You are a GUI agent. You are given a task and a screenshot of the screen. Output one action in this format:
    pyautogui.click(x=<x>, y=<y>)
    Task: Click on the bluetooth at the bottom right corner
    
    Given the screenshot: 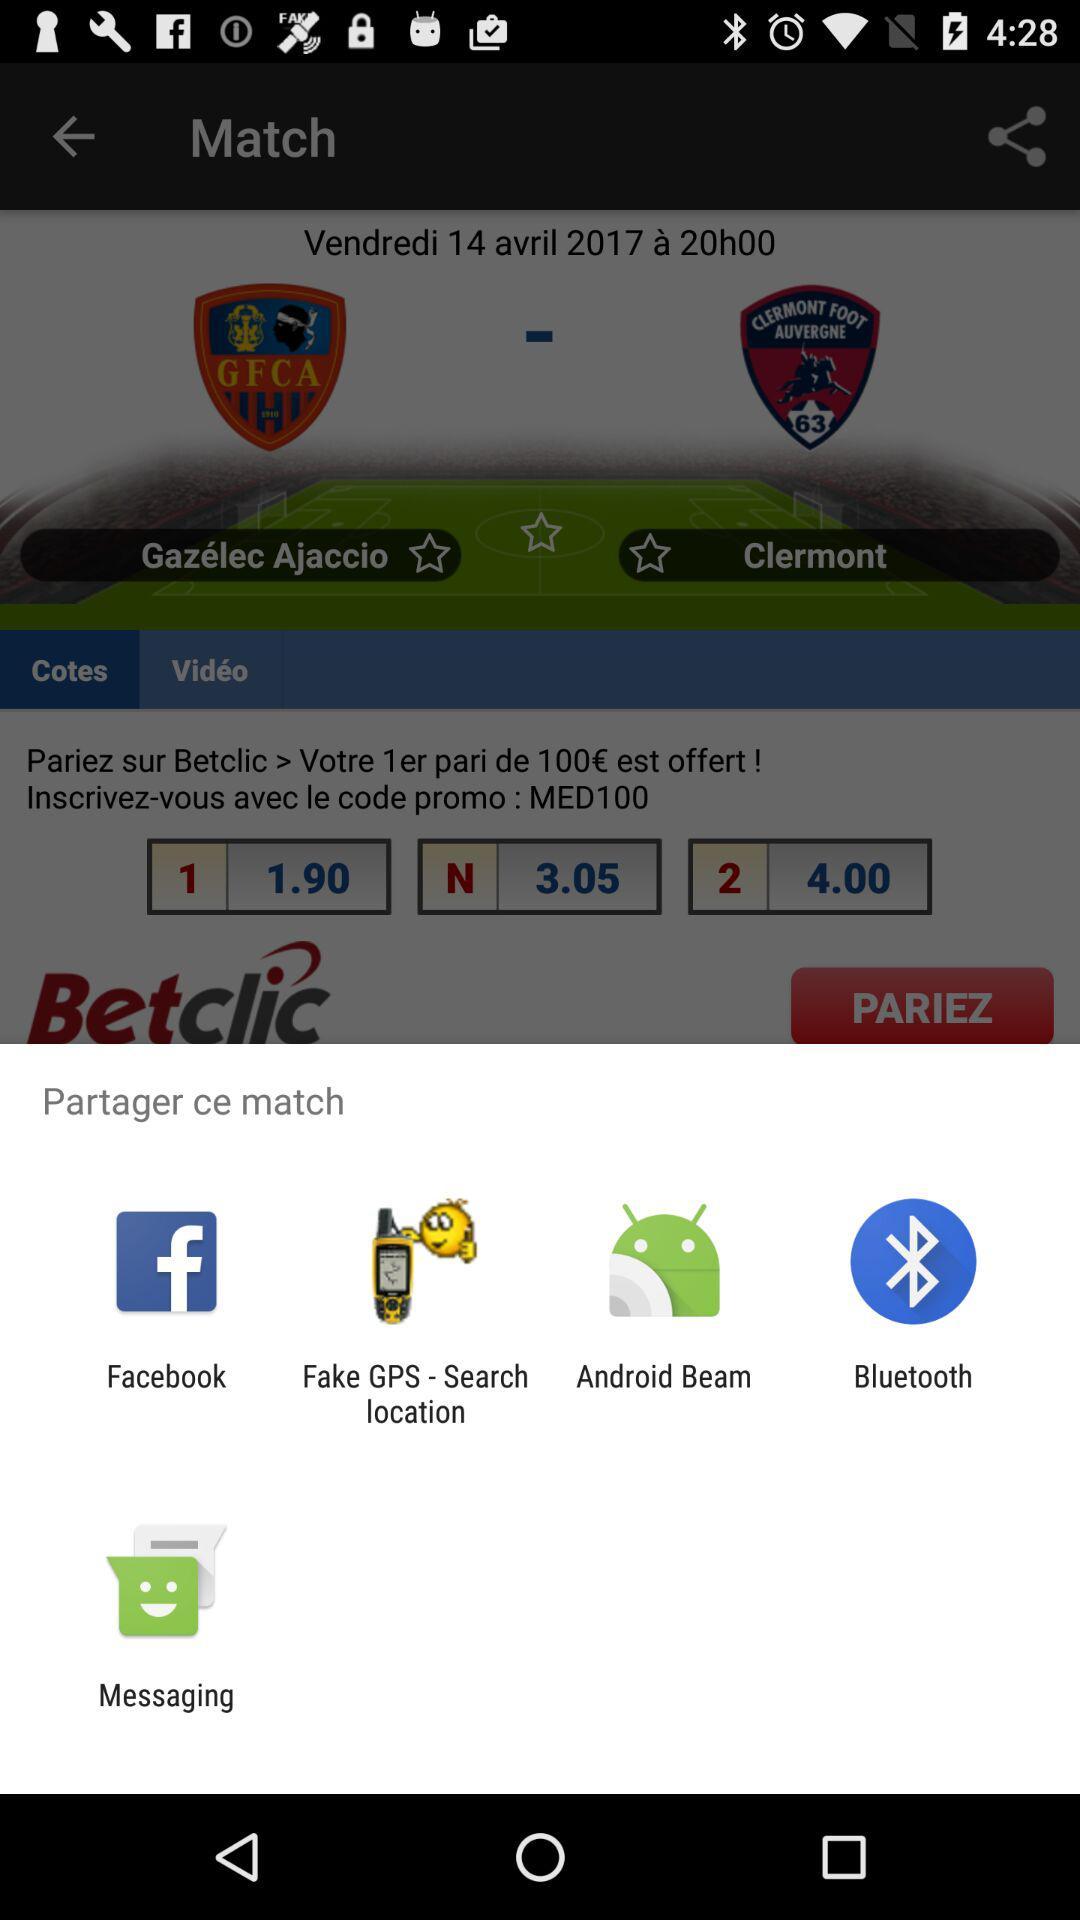 What is the action you would take?
    pyautogui.click(x=913, y=1392)
    